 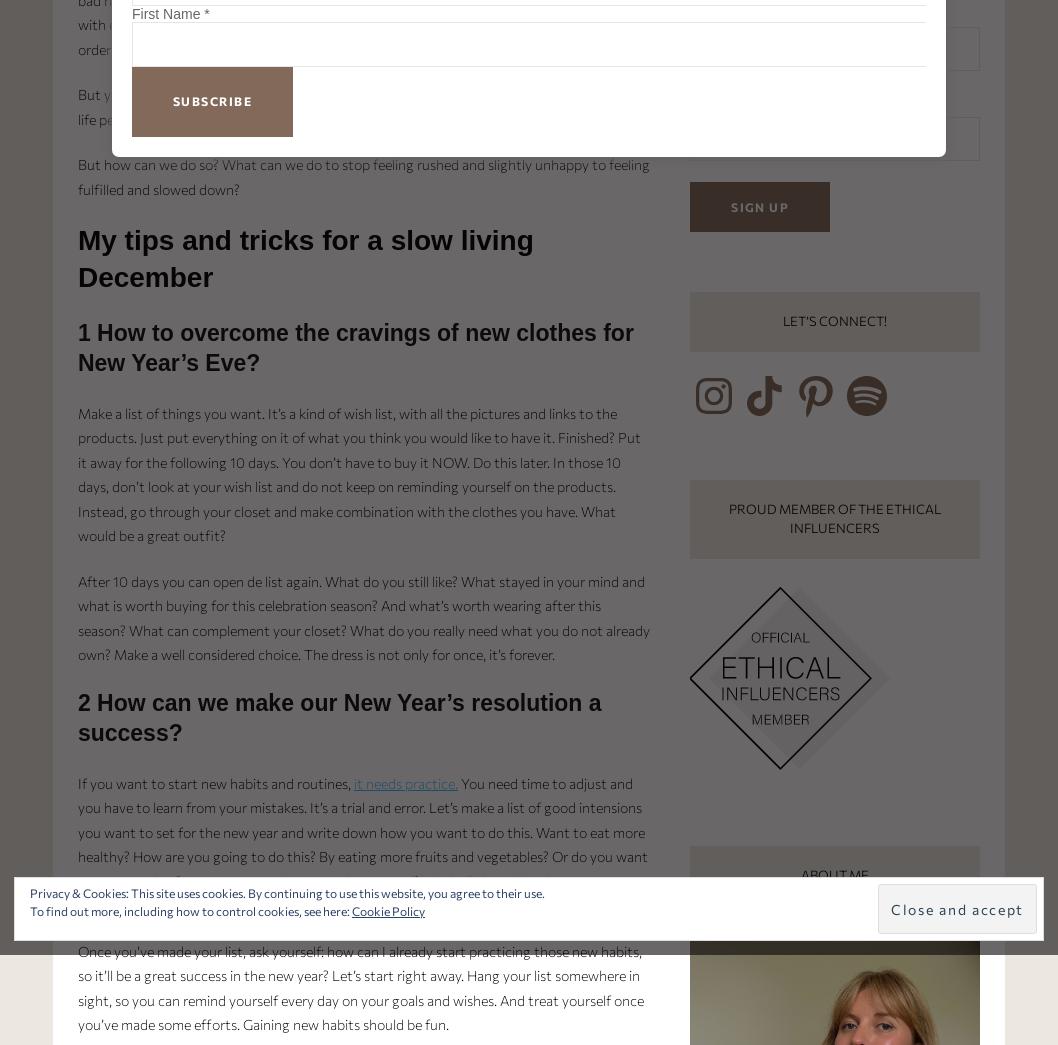 What do you see at coordinates (304, 257) in the screenshot?
I see `'My tips and tricks for a slow living December'` at bounding box center [304, 257].